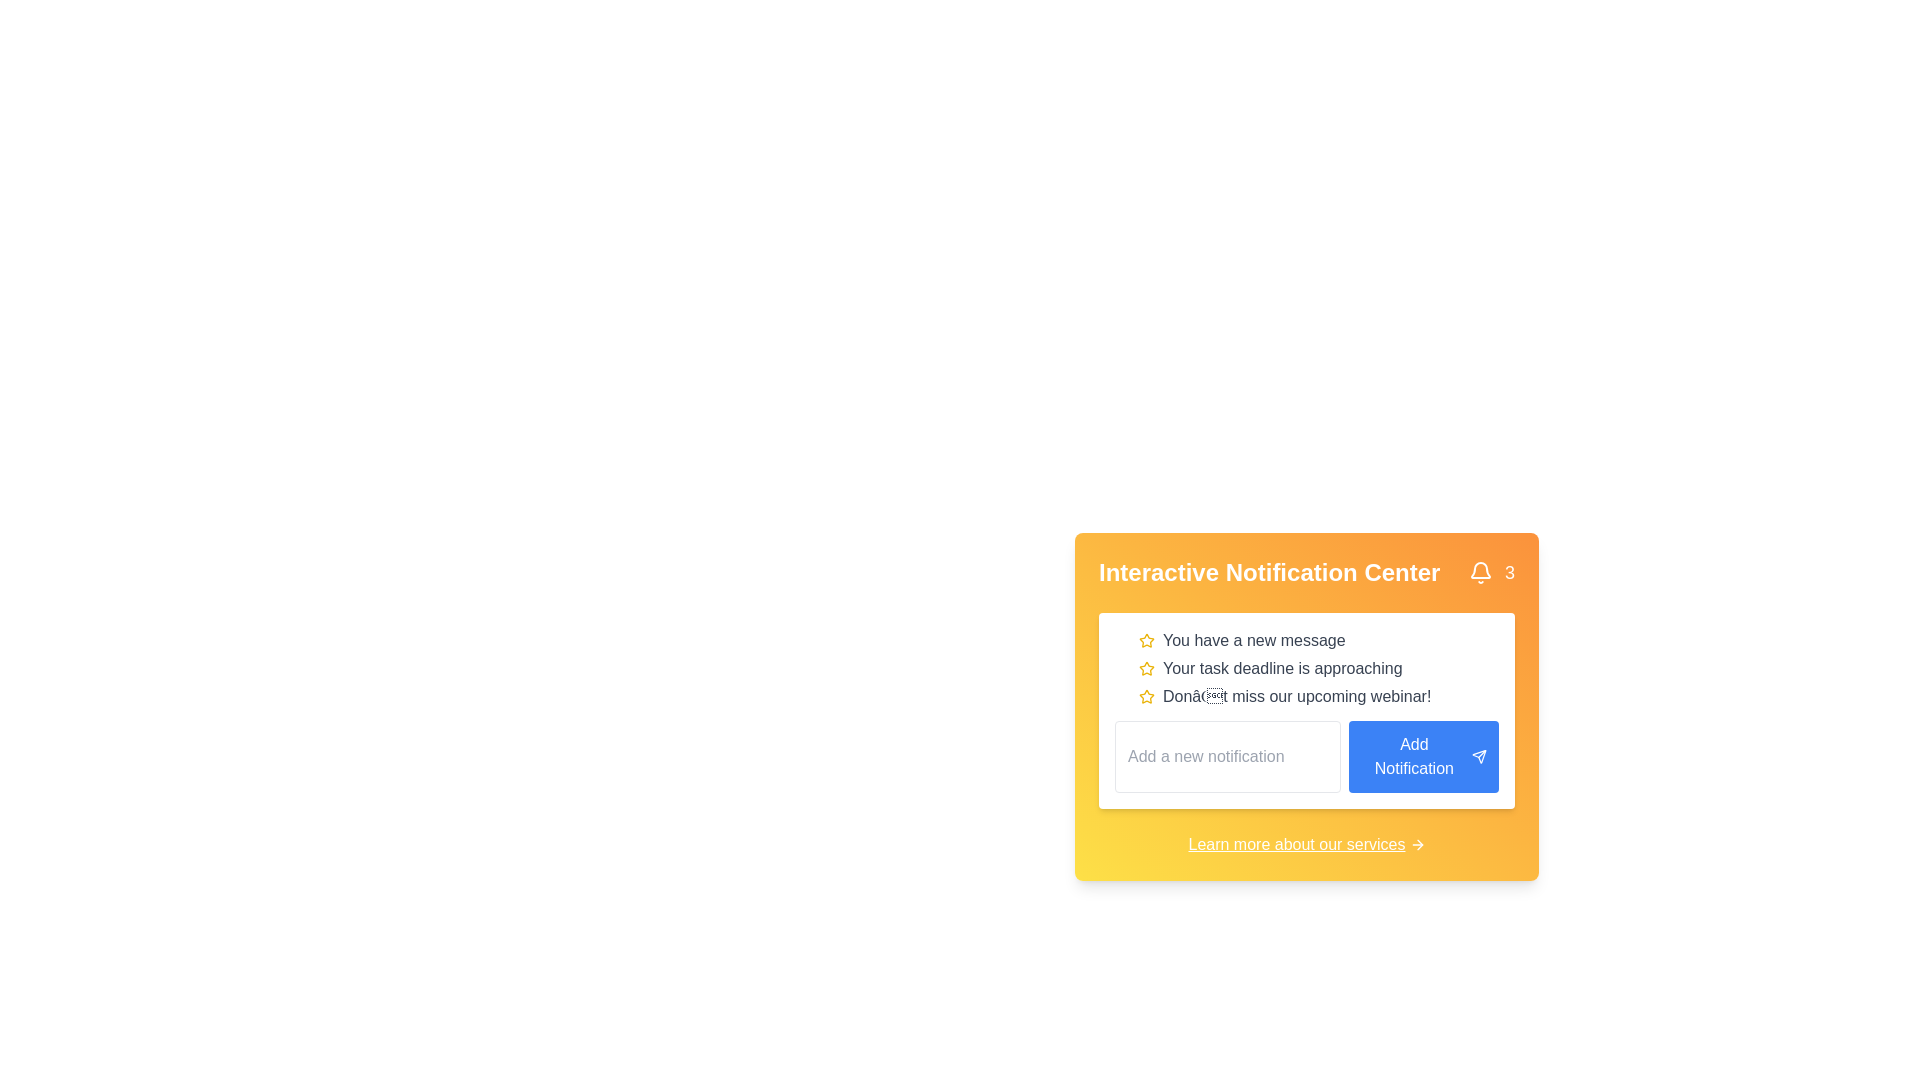 The image size is (1920, 1080). I want to click on the star icon, so click(1147, 696).